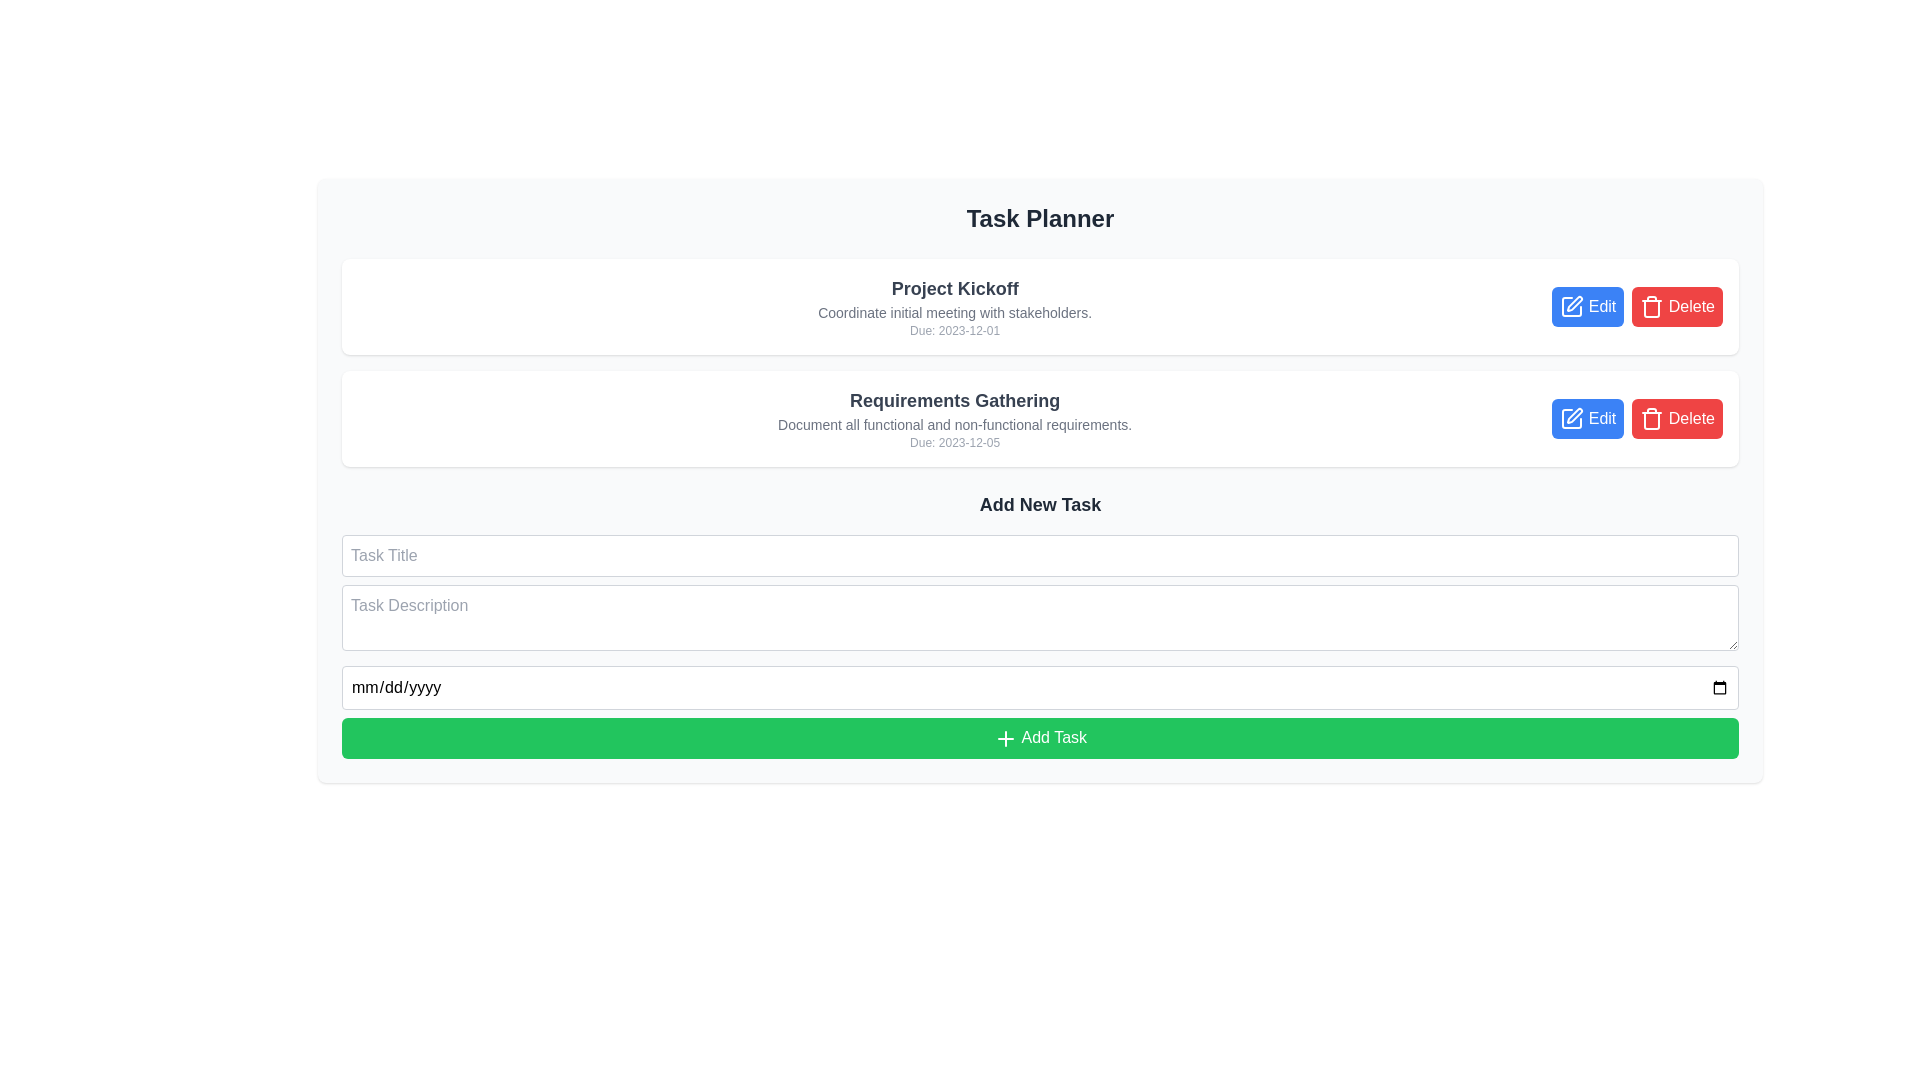 This screenshot has height=1080, width=1920. What do you see at coordinates (1574, 304) in the screenshot?
I see `the icon button resembling a pen or pencil located at the top right of the task card` at bounding box center [1574, 304].